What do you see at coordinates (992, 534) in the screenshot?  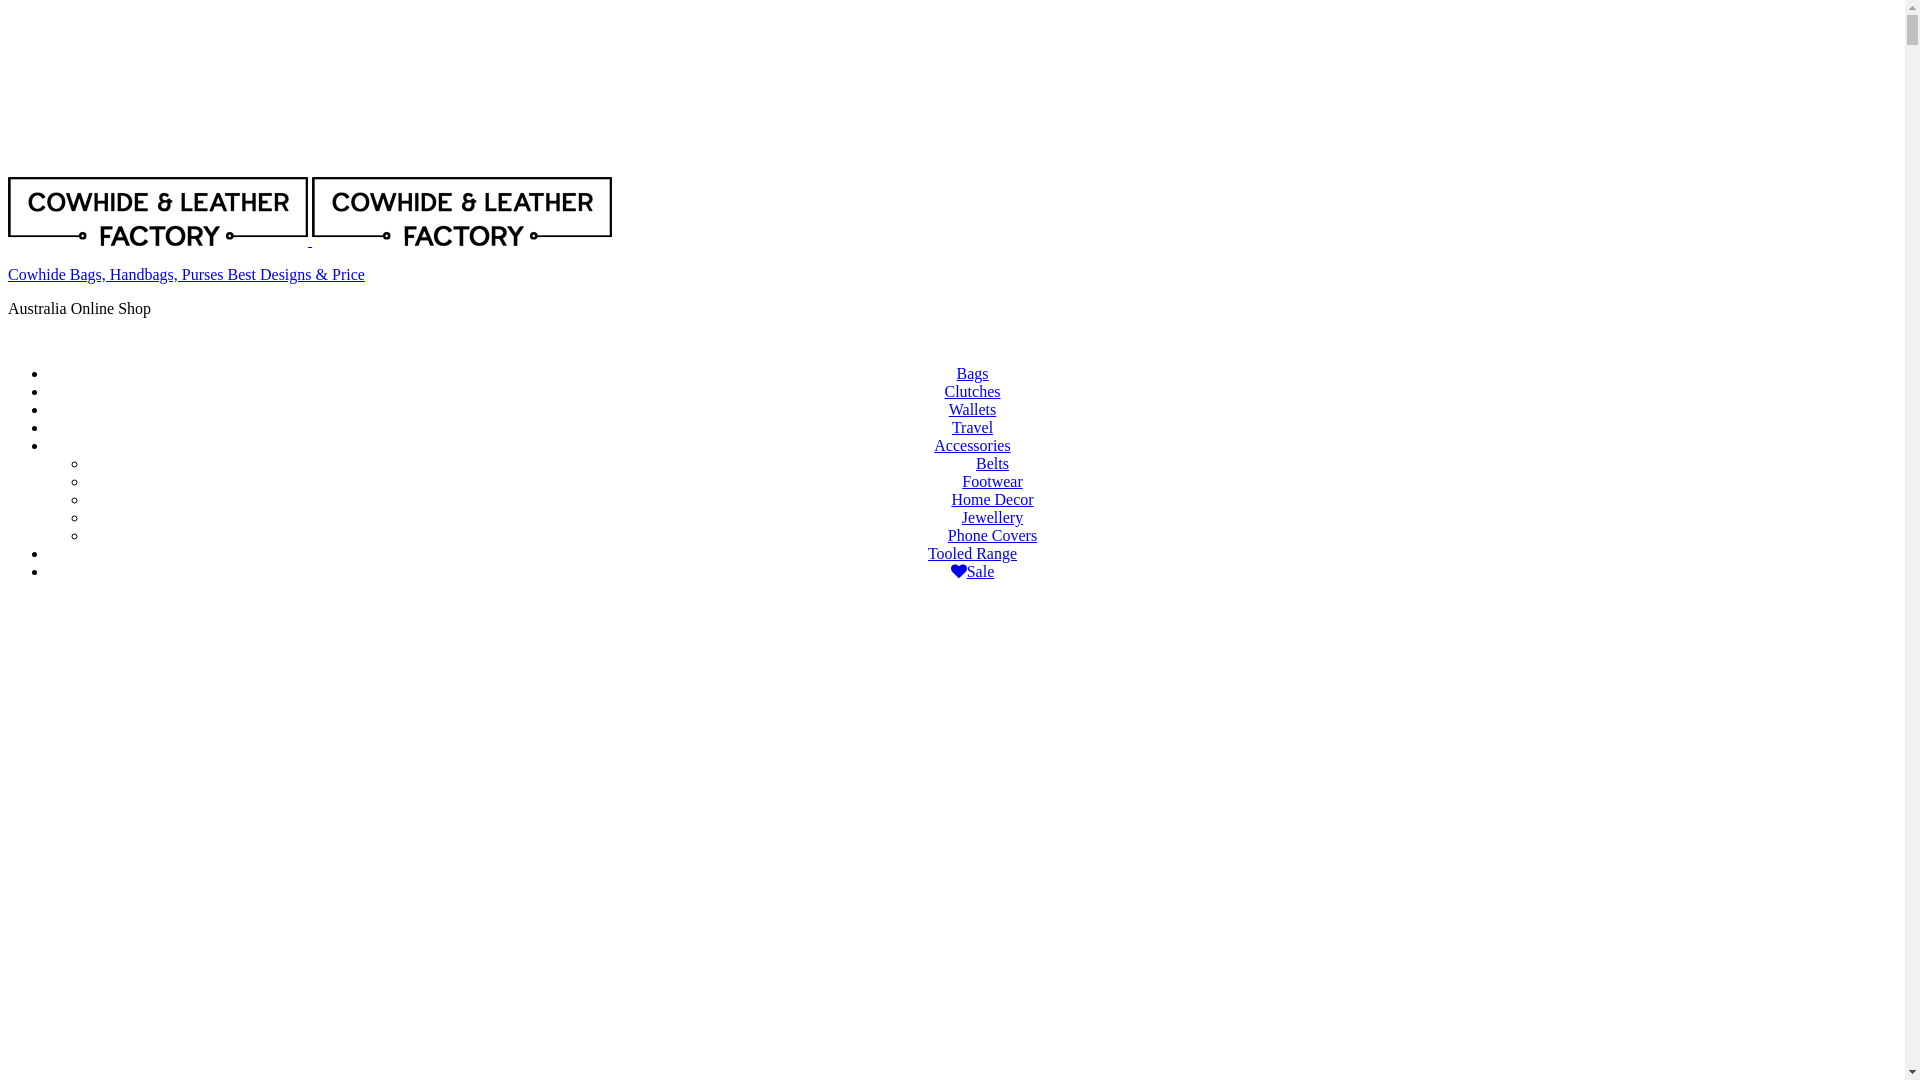 I see `'Phone Covers'` at bounding box center [992, 534].